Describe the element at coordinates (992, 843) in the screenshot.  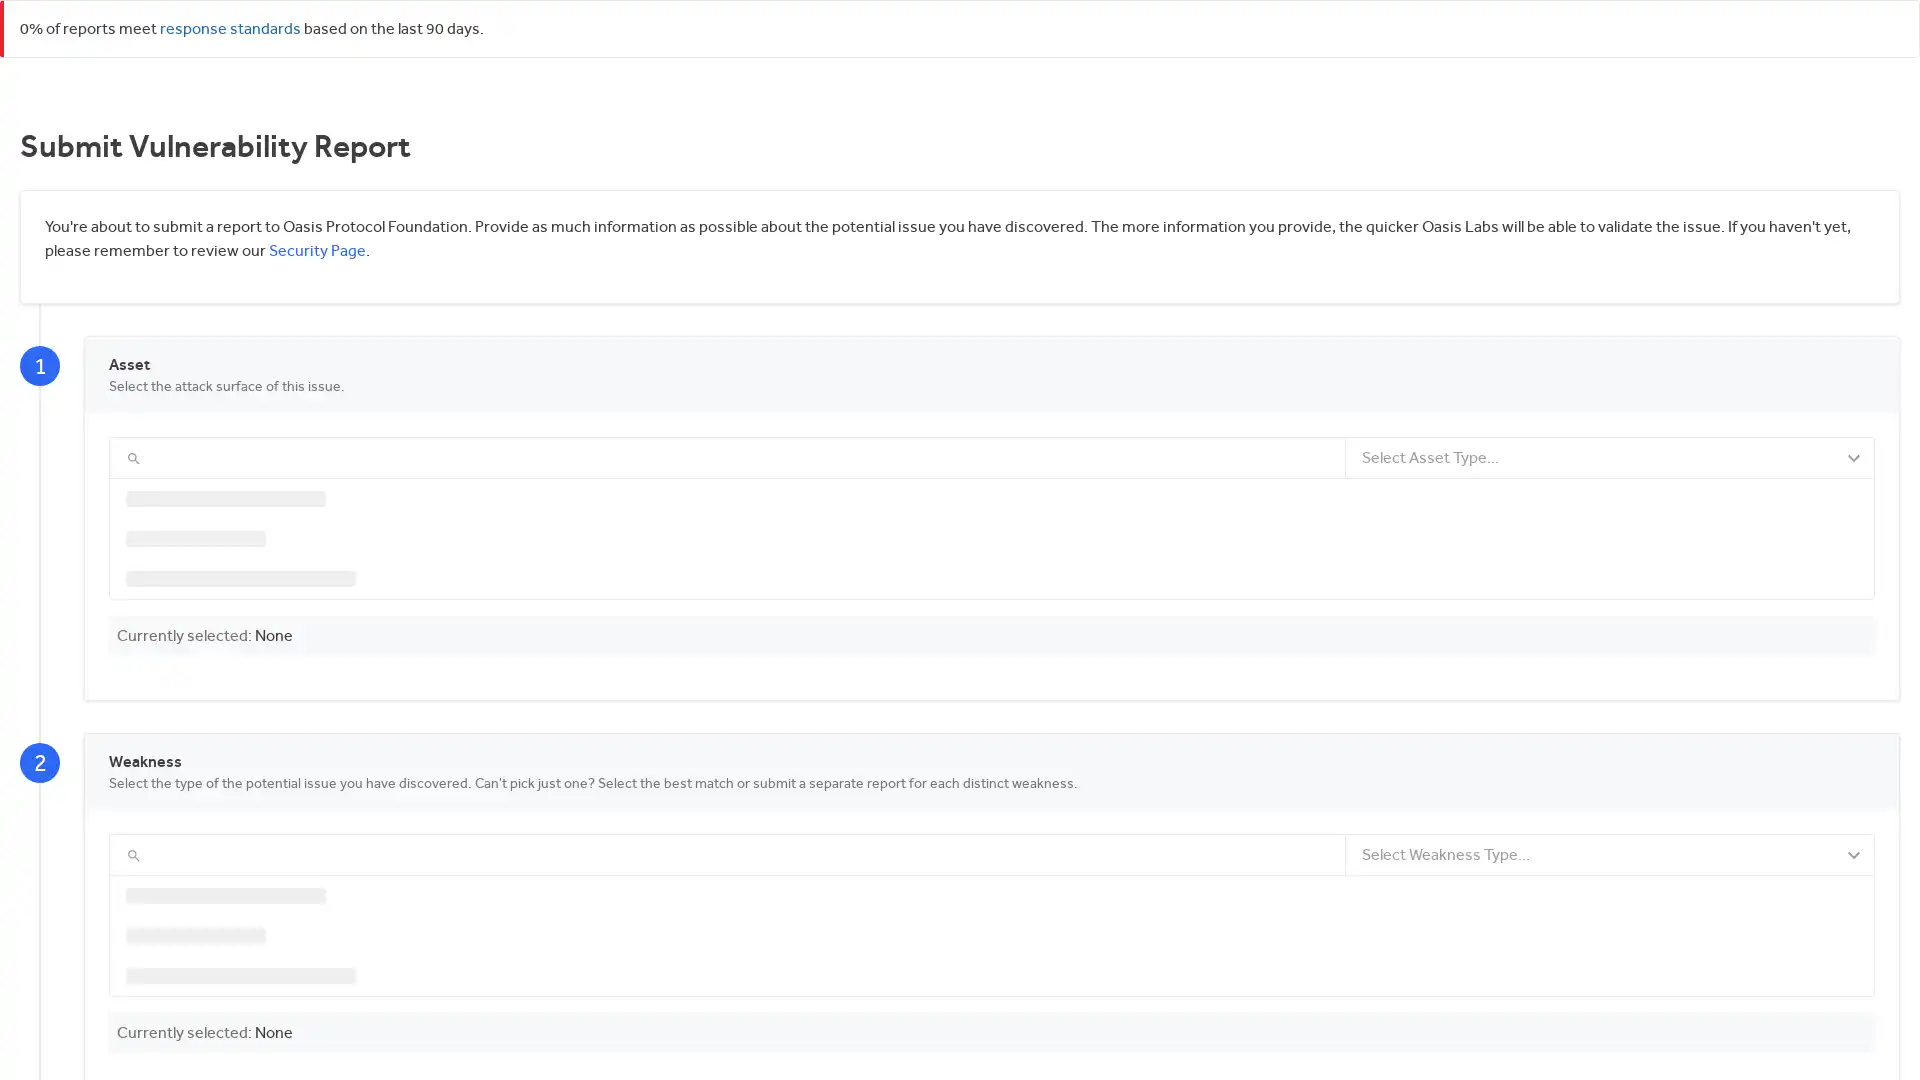
I see `https://github.com/oasisprotocol/oasis-wallet-web Source codeCriticalEligible for bounty` at that location.